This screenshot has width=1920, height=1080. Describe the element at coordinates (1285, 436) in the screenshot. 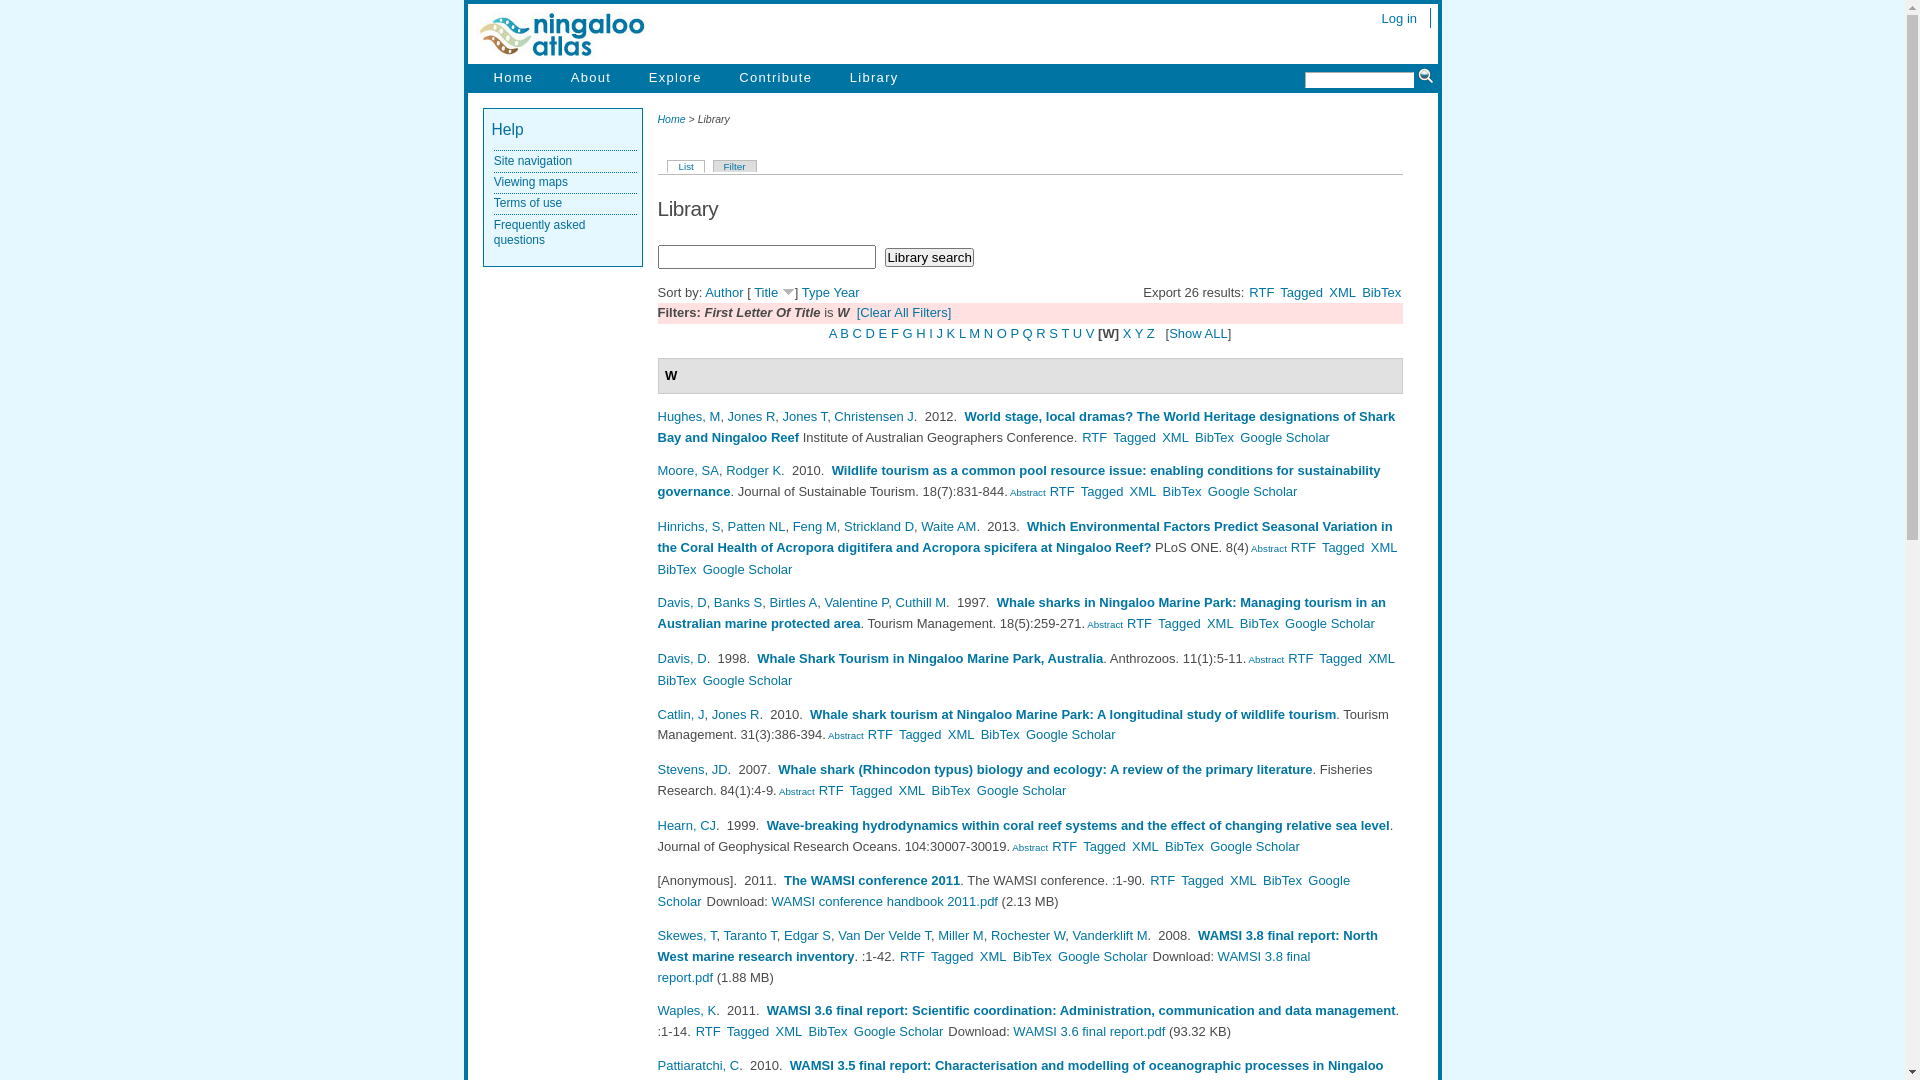

I see `'Google Scholar'` at that location.